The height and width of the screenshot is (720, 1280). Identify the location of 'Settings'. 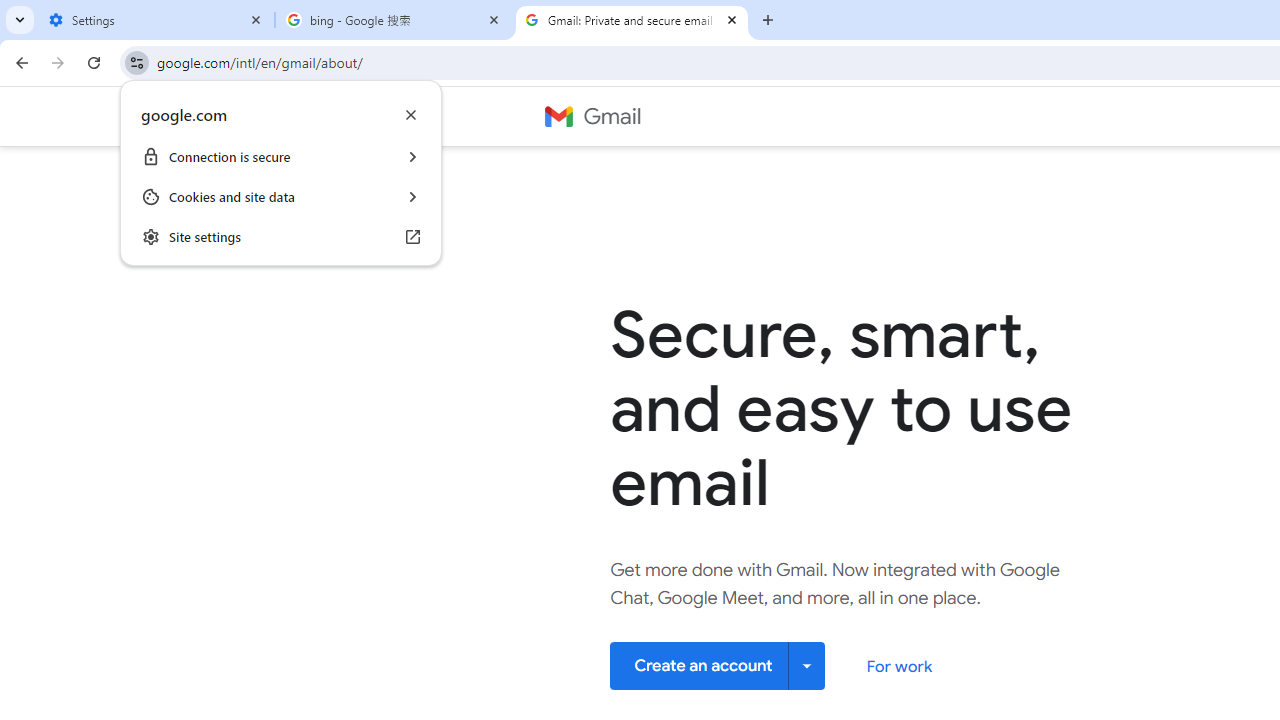
(155, 20).